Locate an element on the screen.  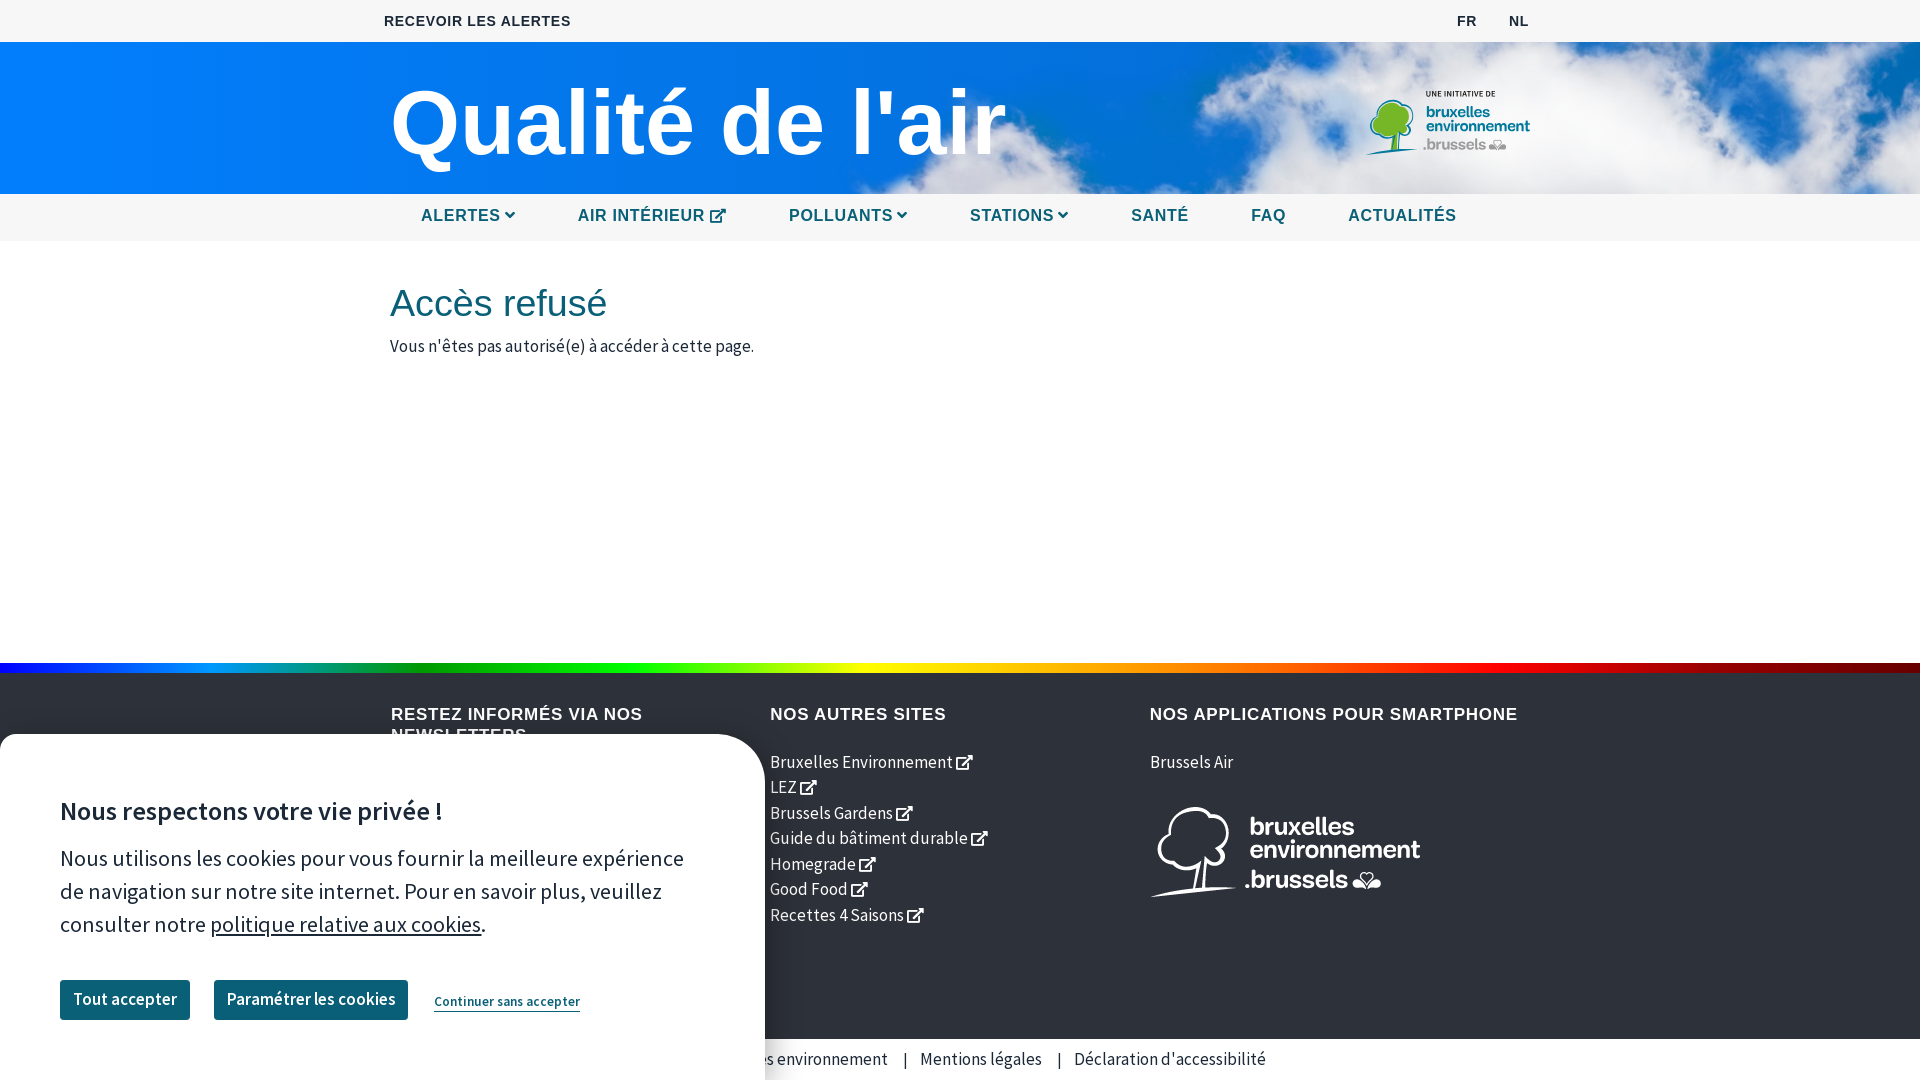
'Facebook' is located at coordinates (407, 905).